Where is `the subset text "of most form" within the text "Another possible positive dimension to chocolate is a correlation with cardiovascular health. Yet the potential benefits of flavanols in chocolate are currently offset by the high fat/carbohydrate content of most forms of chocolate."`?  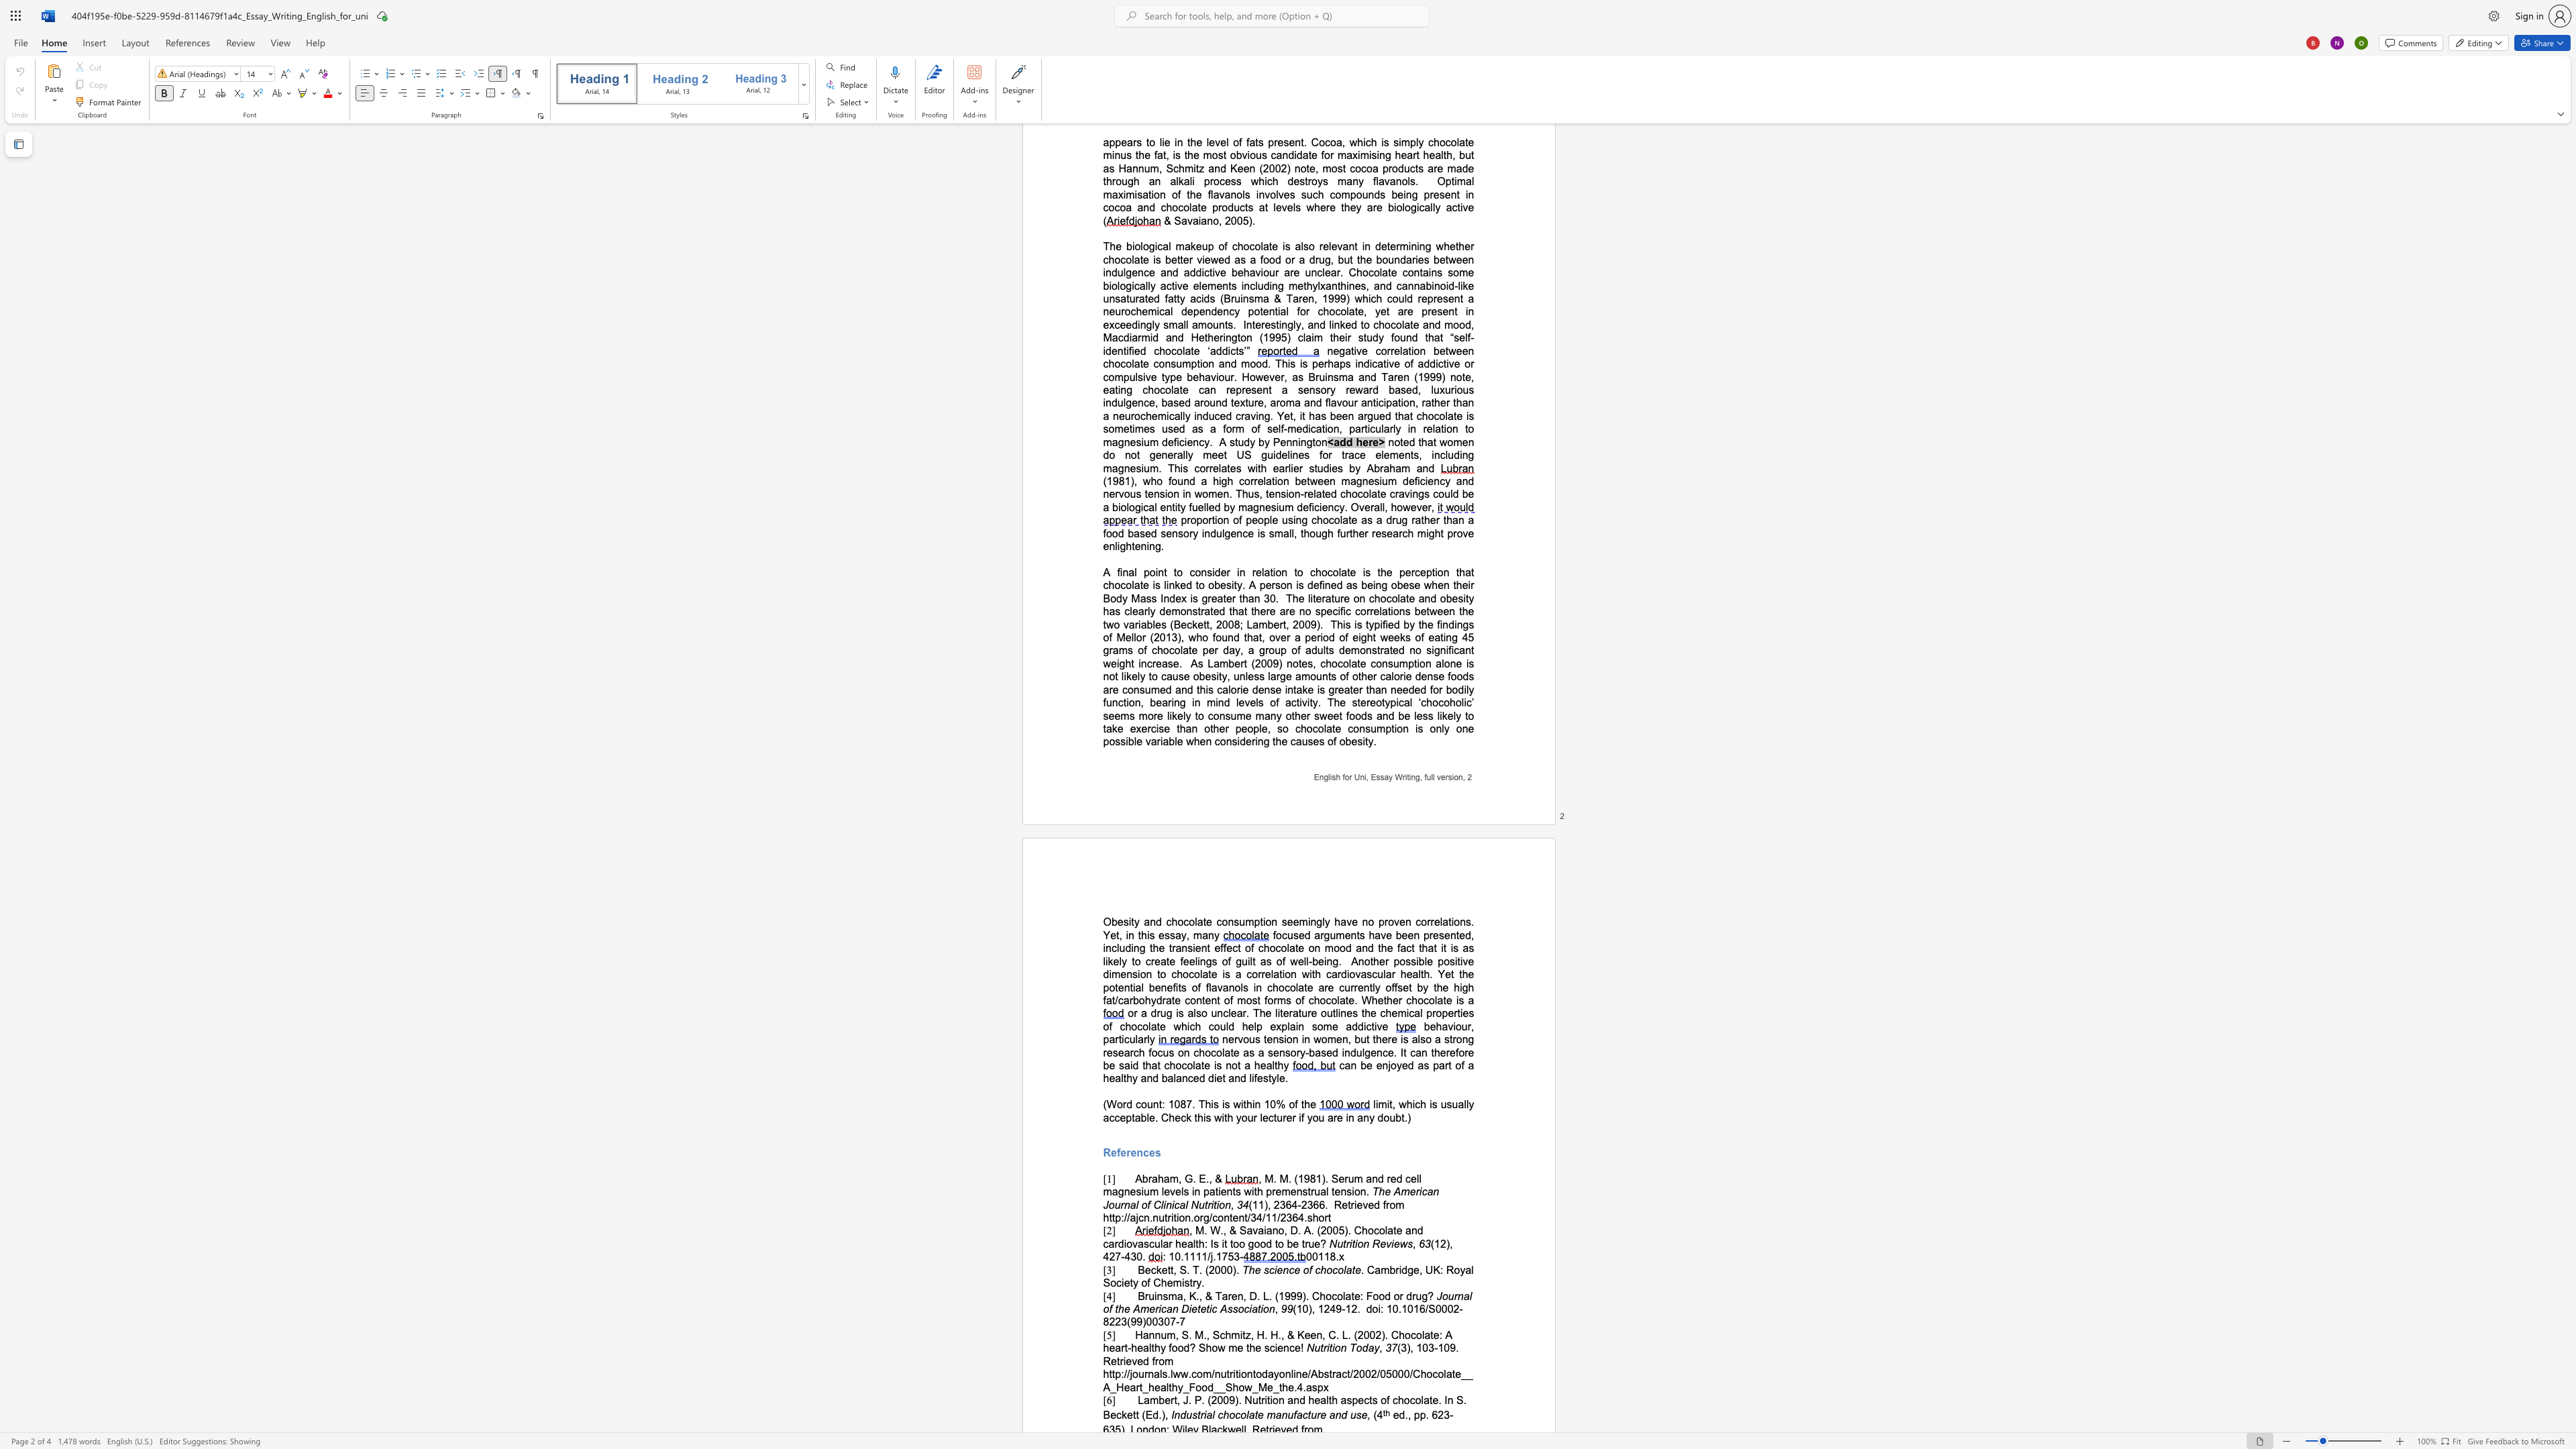
the subset text "of most form" within the text "Another possible positive dimension to chocolate is a correlation with cardiovascular health. Yet the potential benefits of flavanols in chocolate are currently offset by the high fat/carbohydrate content of most forms of chocolate." is located at coordinates (1223, 1000).